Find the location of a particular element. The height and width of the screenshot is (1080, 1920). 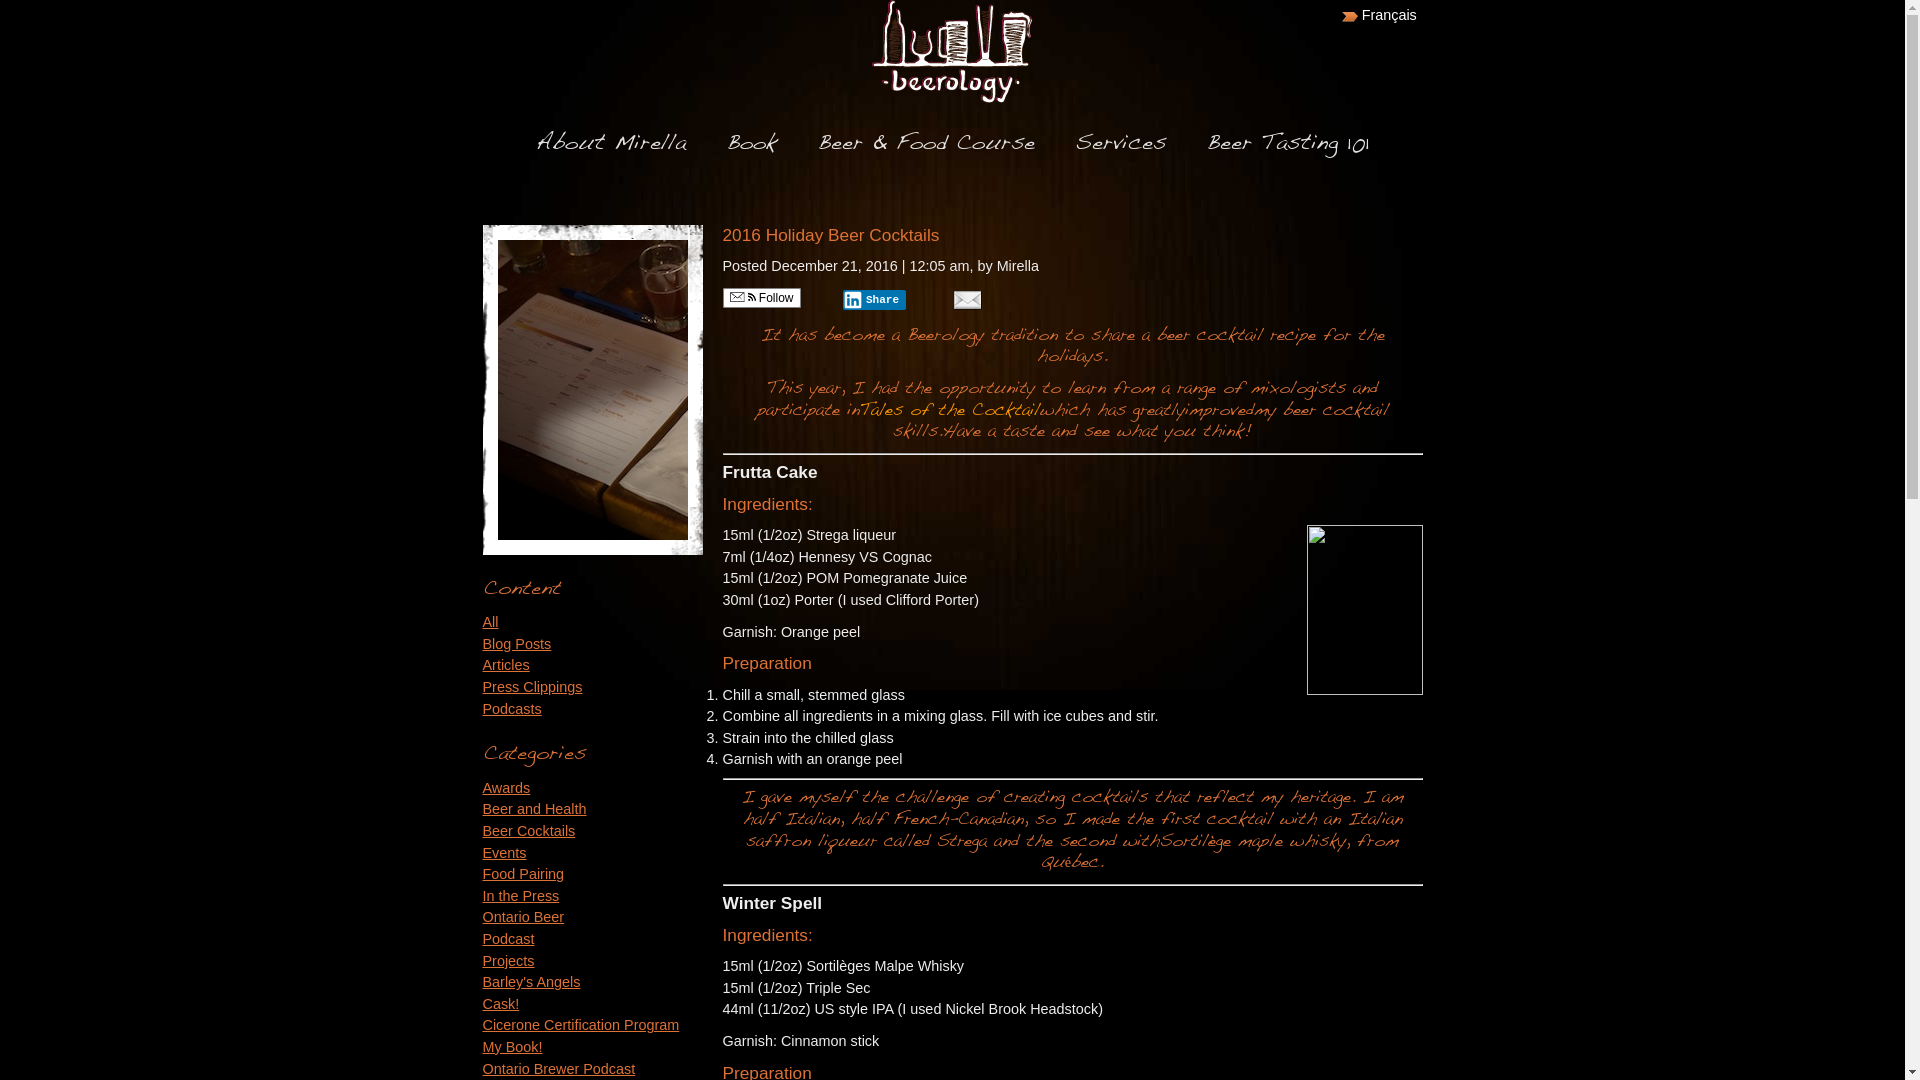

'2016 Holiday Beer Cocktails' is located at coordinates (830, 234).